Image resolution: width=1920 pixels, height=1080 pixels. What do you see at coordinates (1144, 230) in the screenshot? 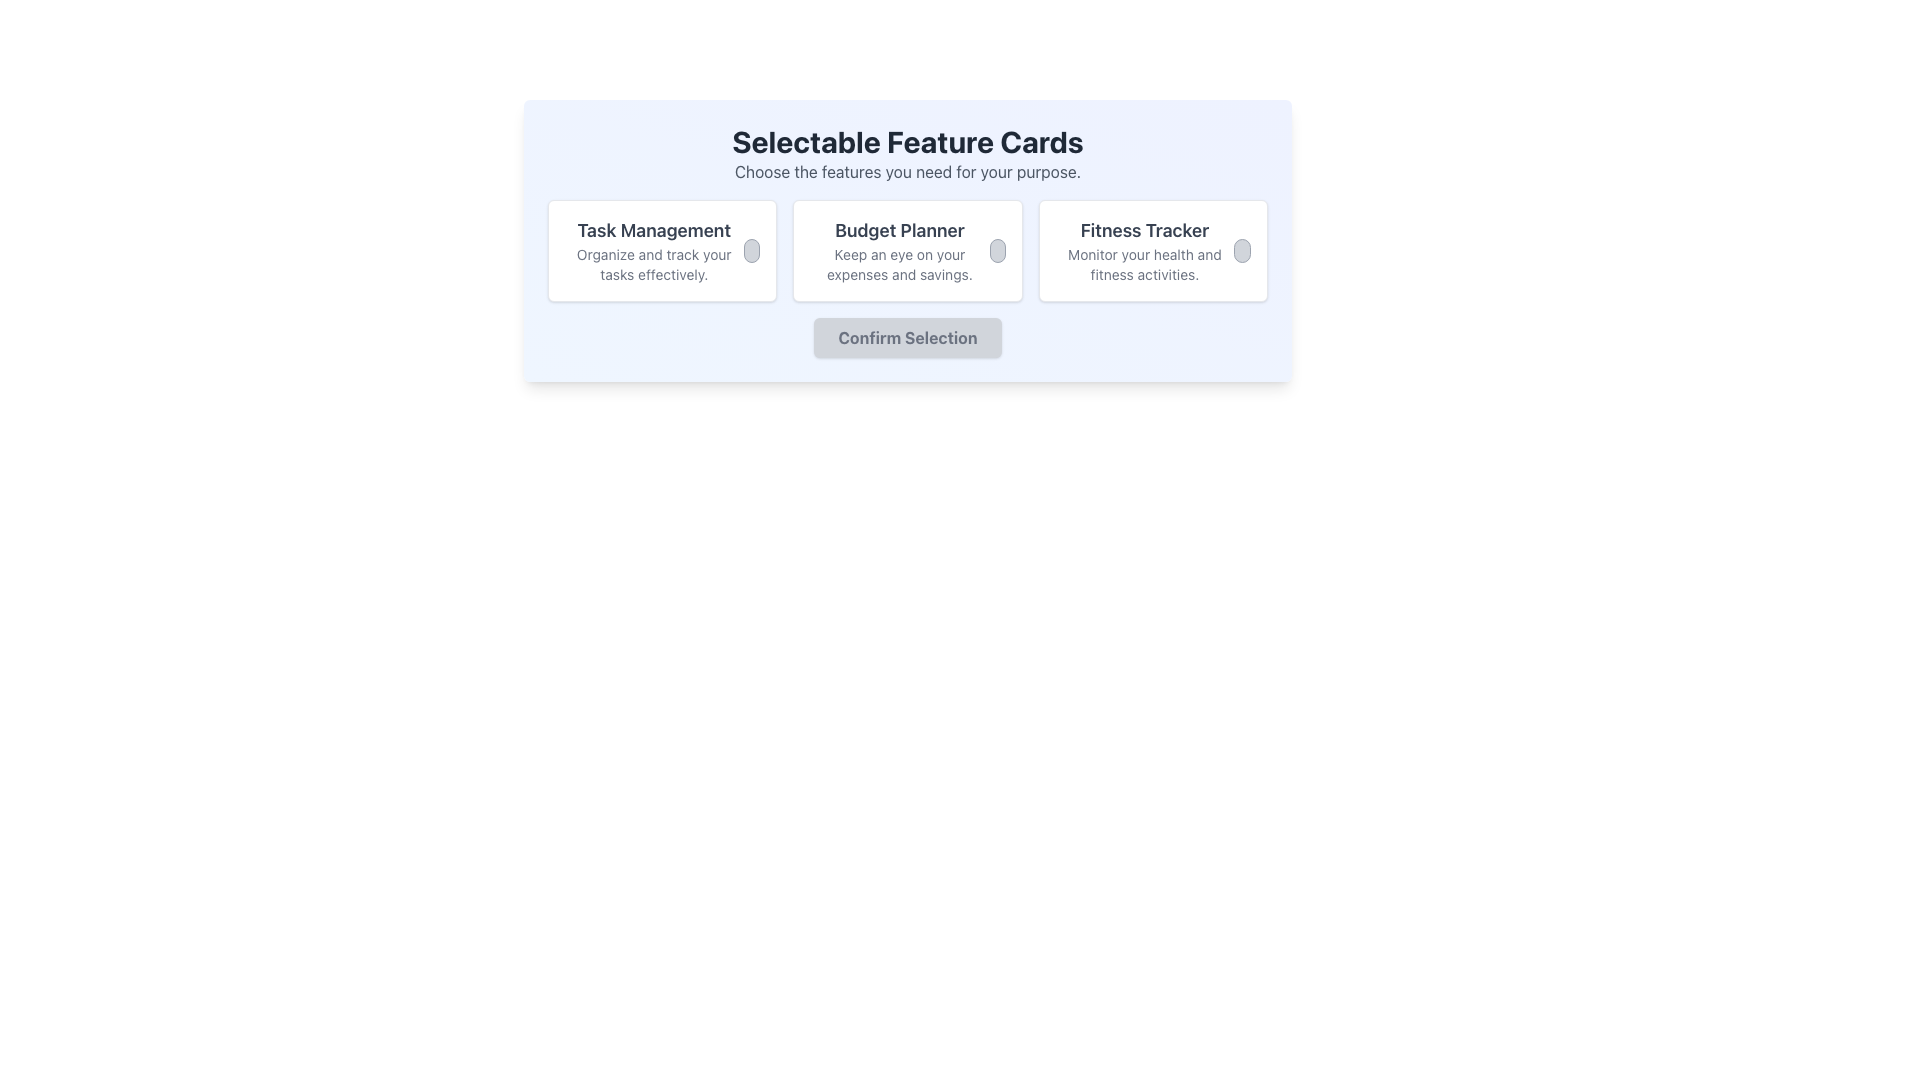
I see `the Text Label indicating the title of the 'Fitness Tracker' card, located at the upper section of the card within the 'Selectable Feature Cards' section` at bounding box center [1144, 230].